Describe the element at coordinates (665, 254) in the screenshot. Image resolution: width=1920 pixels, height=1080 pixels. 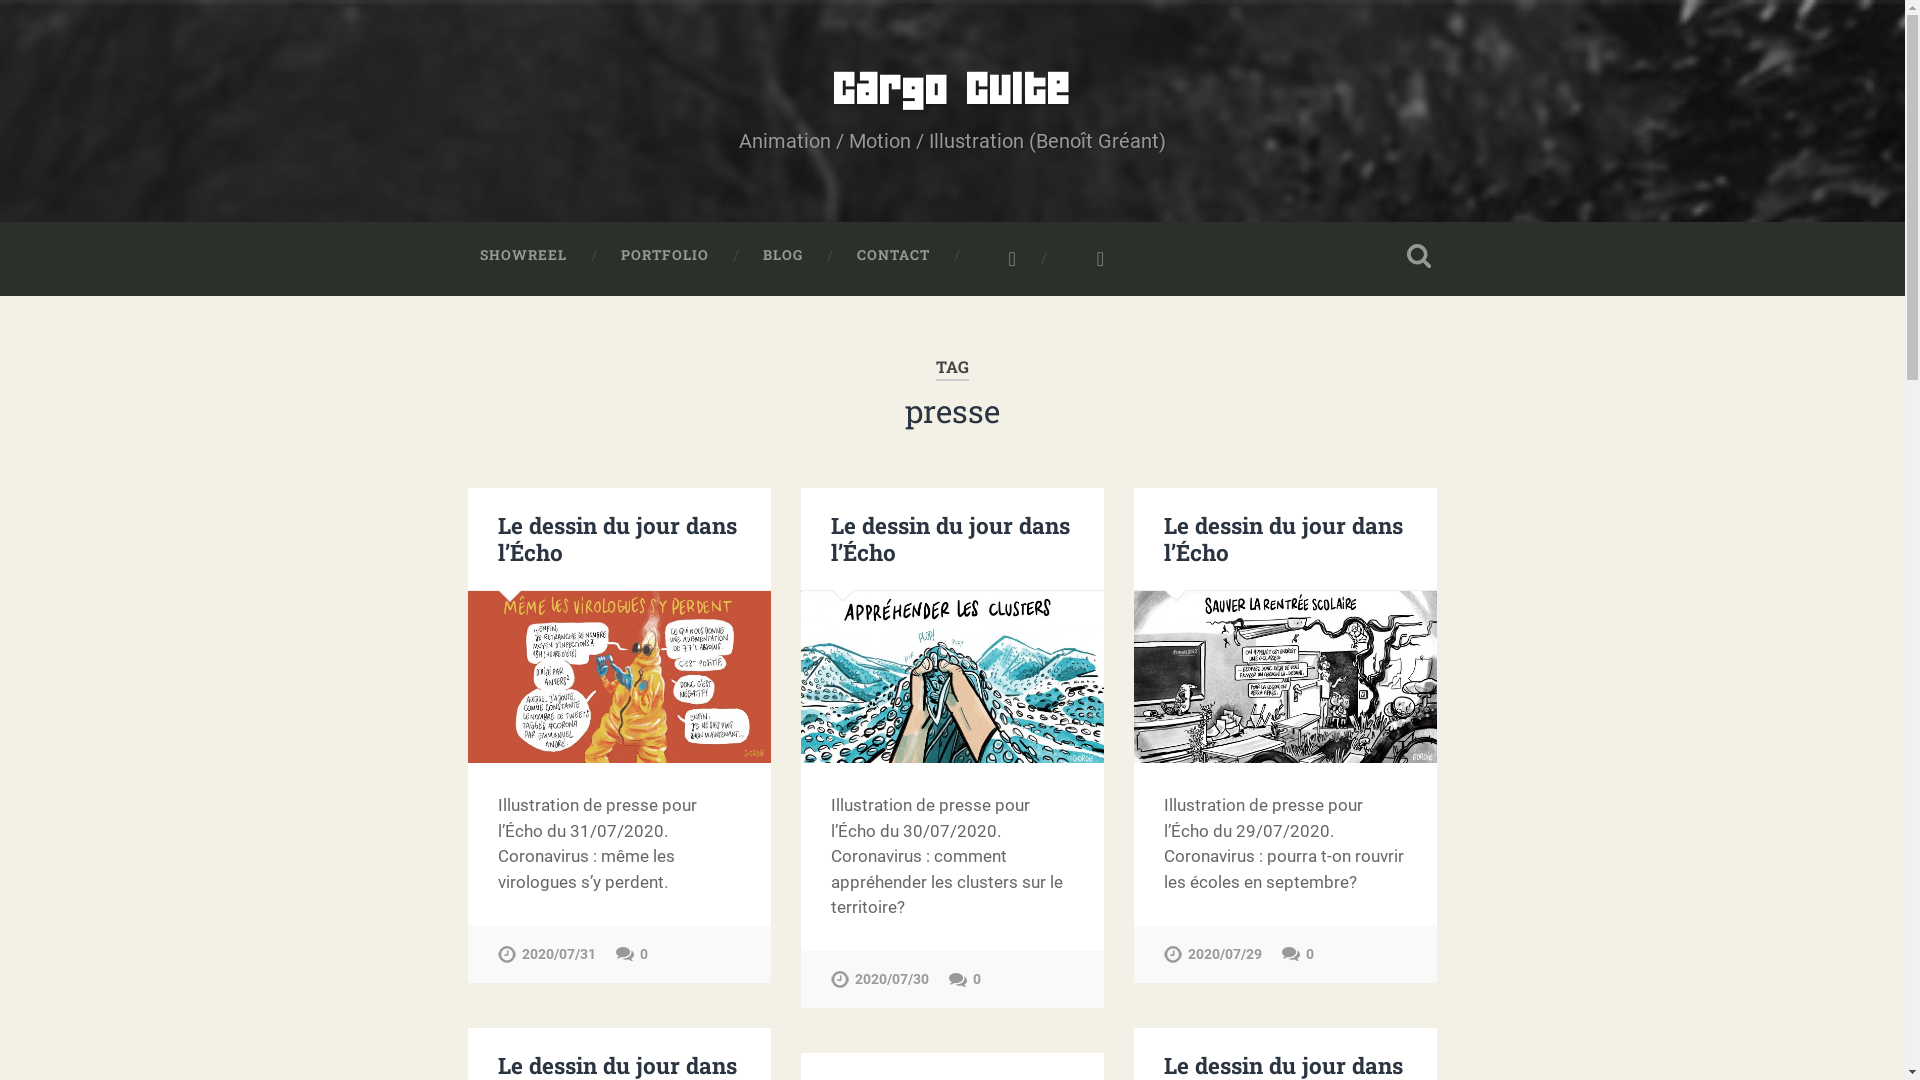
I see `'PORTFOLIO'` at that location.